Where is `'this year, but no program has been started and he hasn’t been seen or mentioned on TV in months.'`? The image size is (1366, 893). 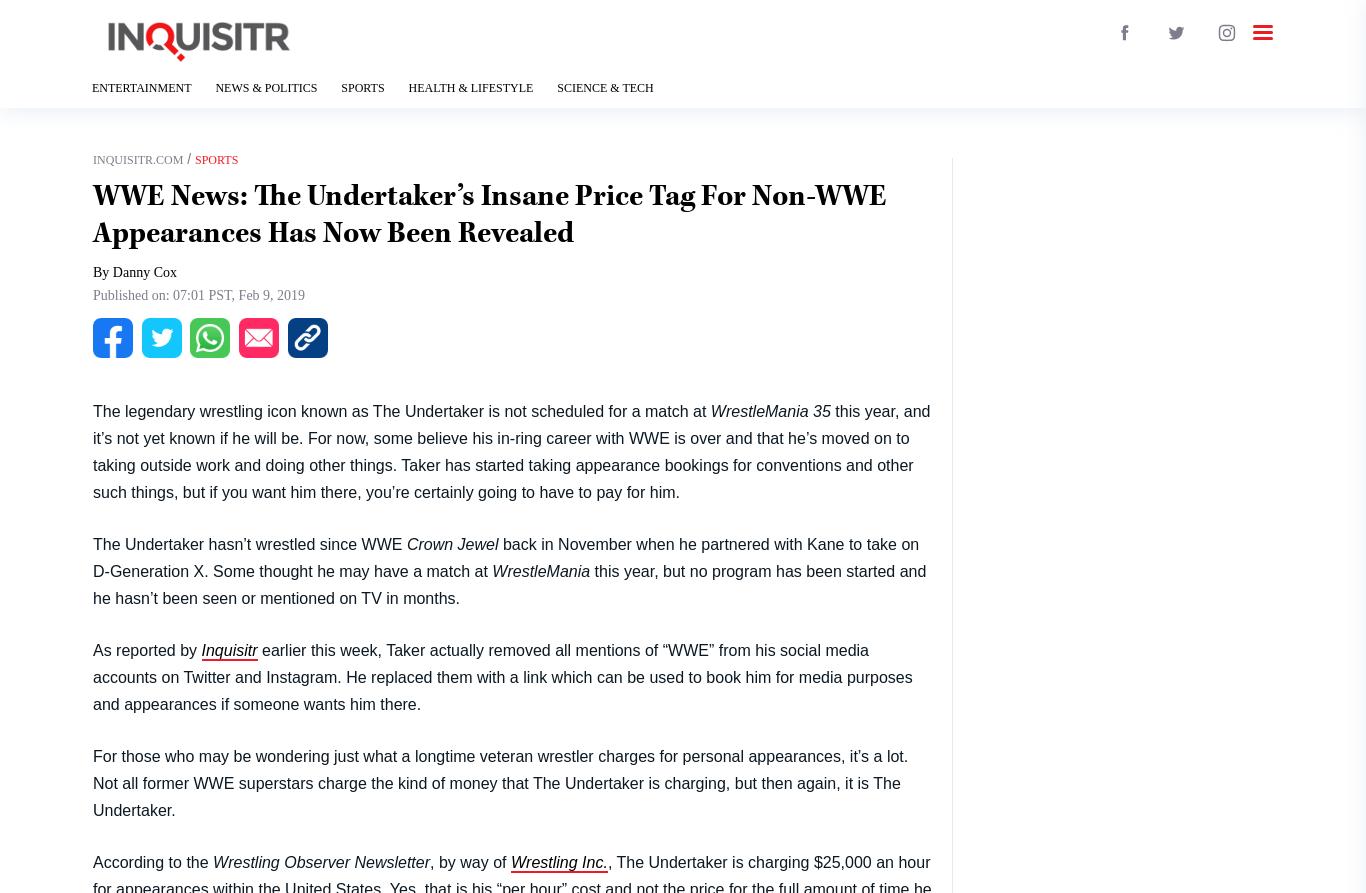 'this year, but no program has been started and he hasn’t been seen or mentioned on TV in months.' is located at coordinates (509, 583).